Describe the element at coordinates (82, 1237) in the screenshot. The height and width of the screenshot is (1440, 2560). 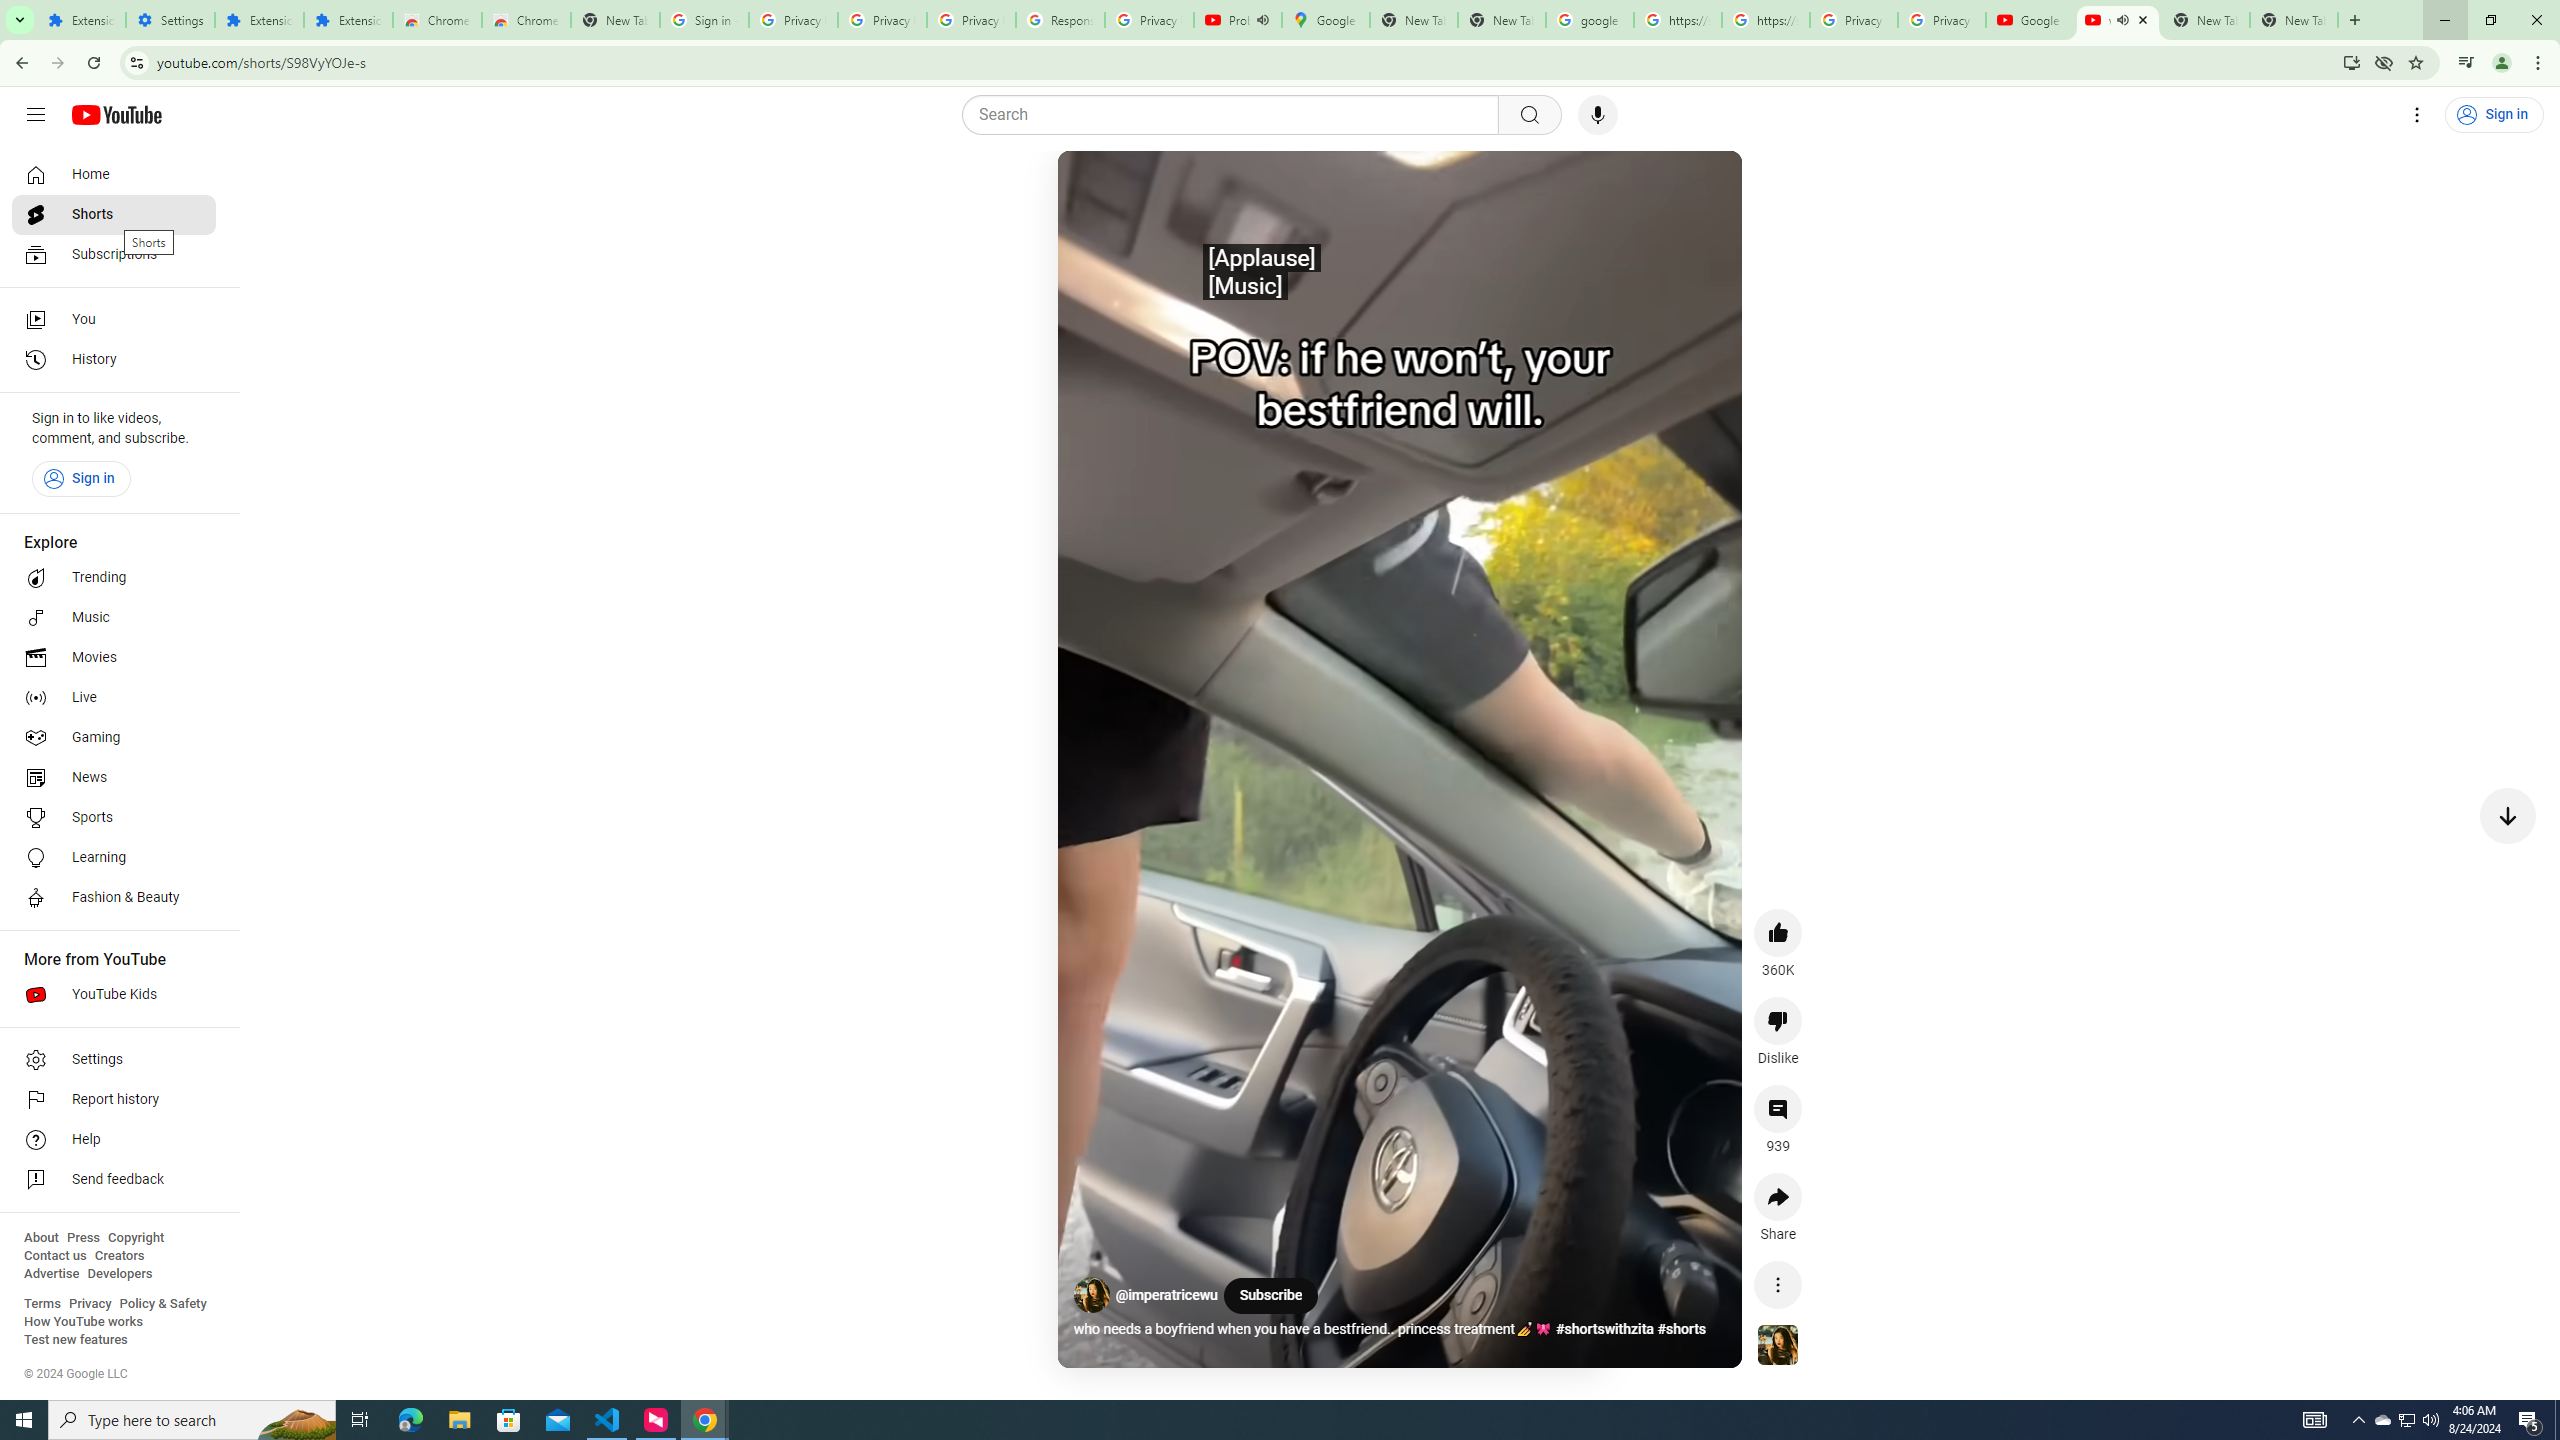
I see `'Press'` at that location.